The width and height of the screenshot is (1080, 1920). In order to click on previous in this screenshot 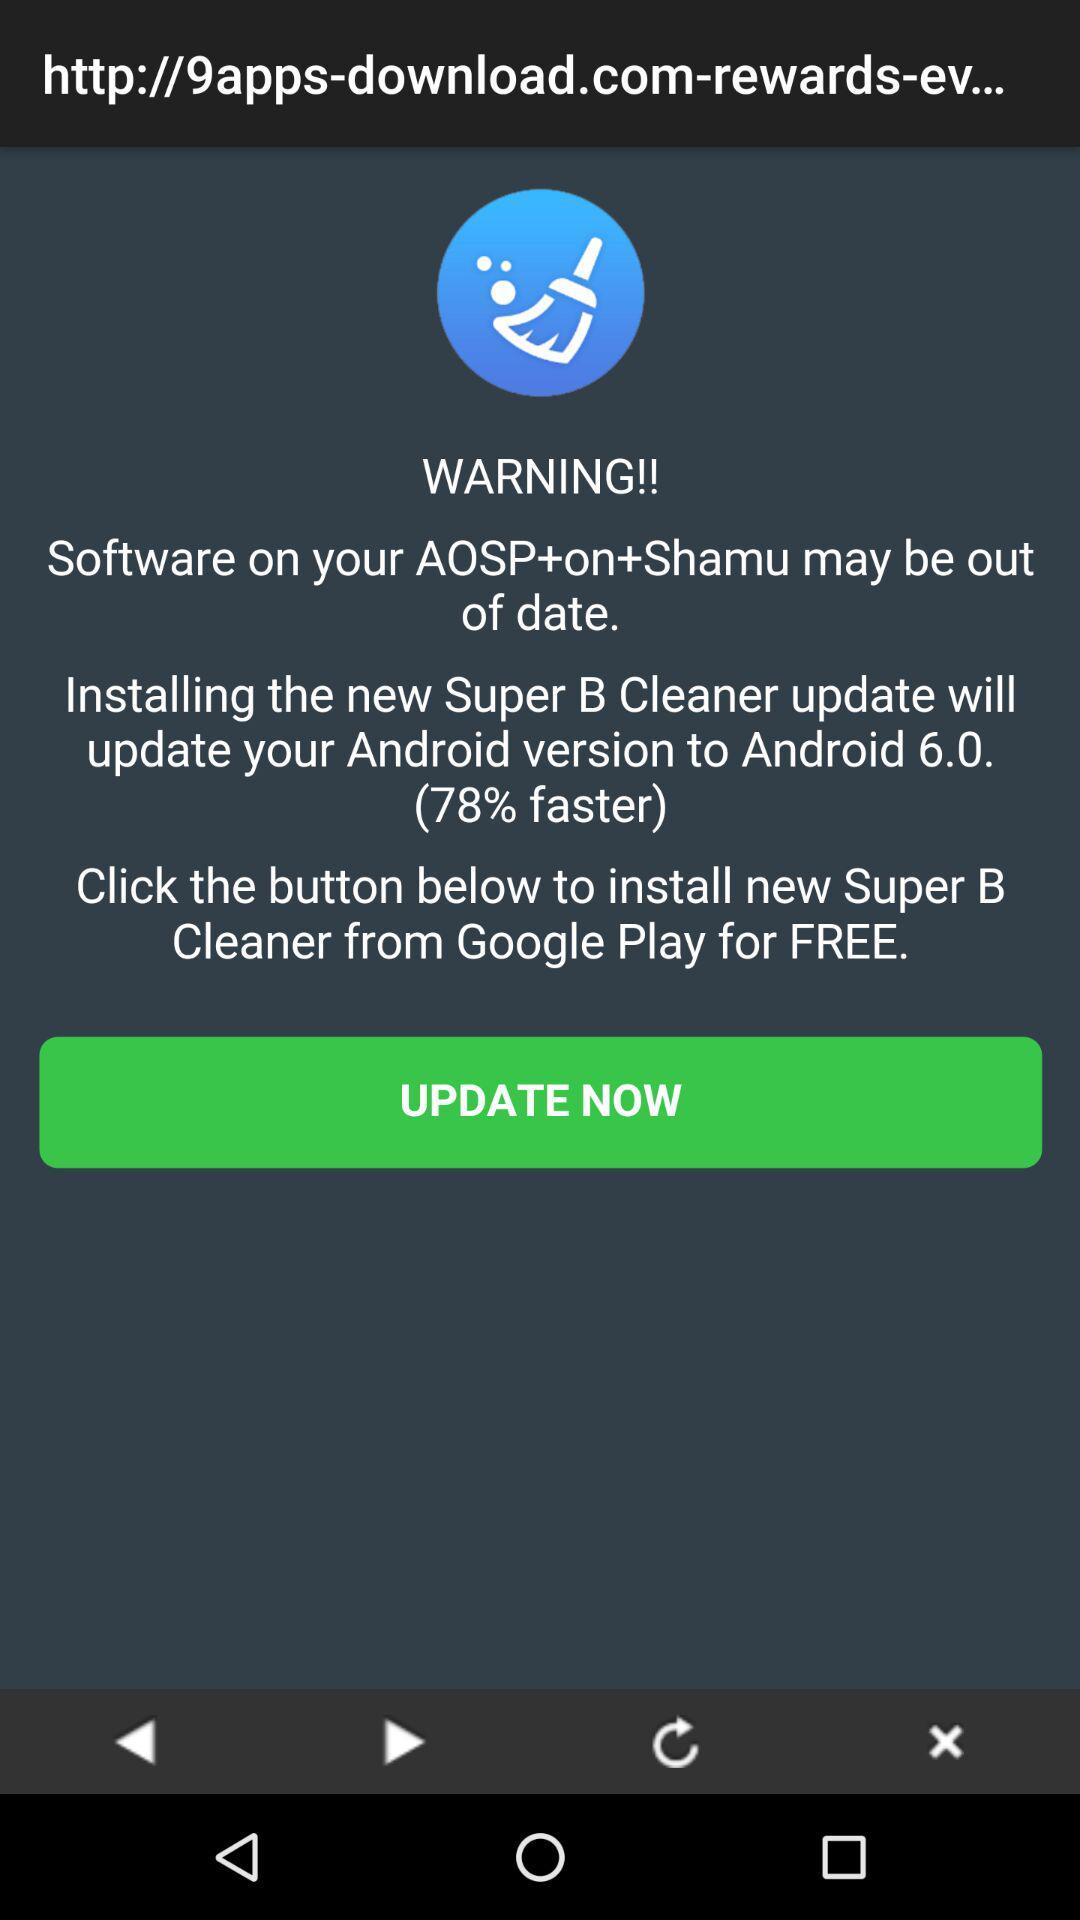, I will do `click(135, 1740)`.